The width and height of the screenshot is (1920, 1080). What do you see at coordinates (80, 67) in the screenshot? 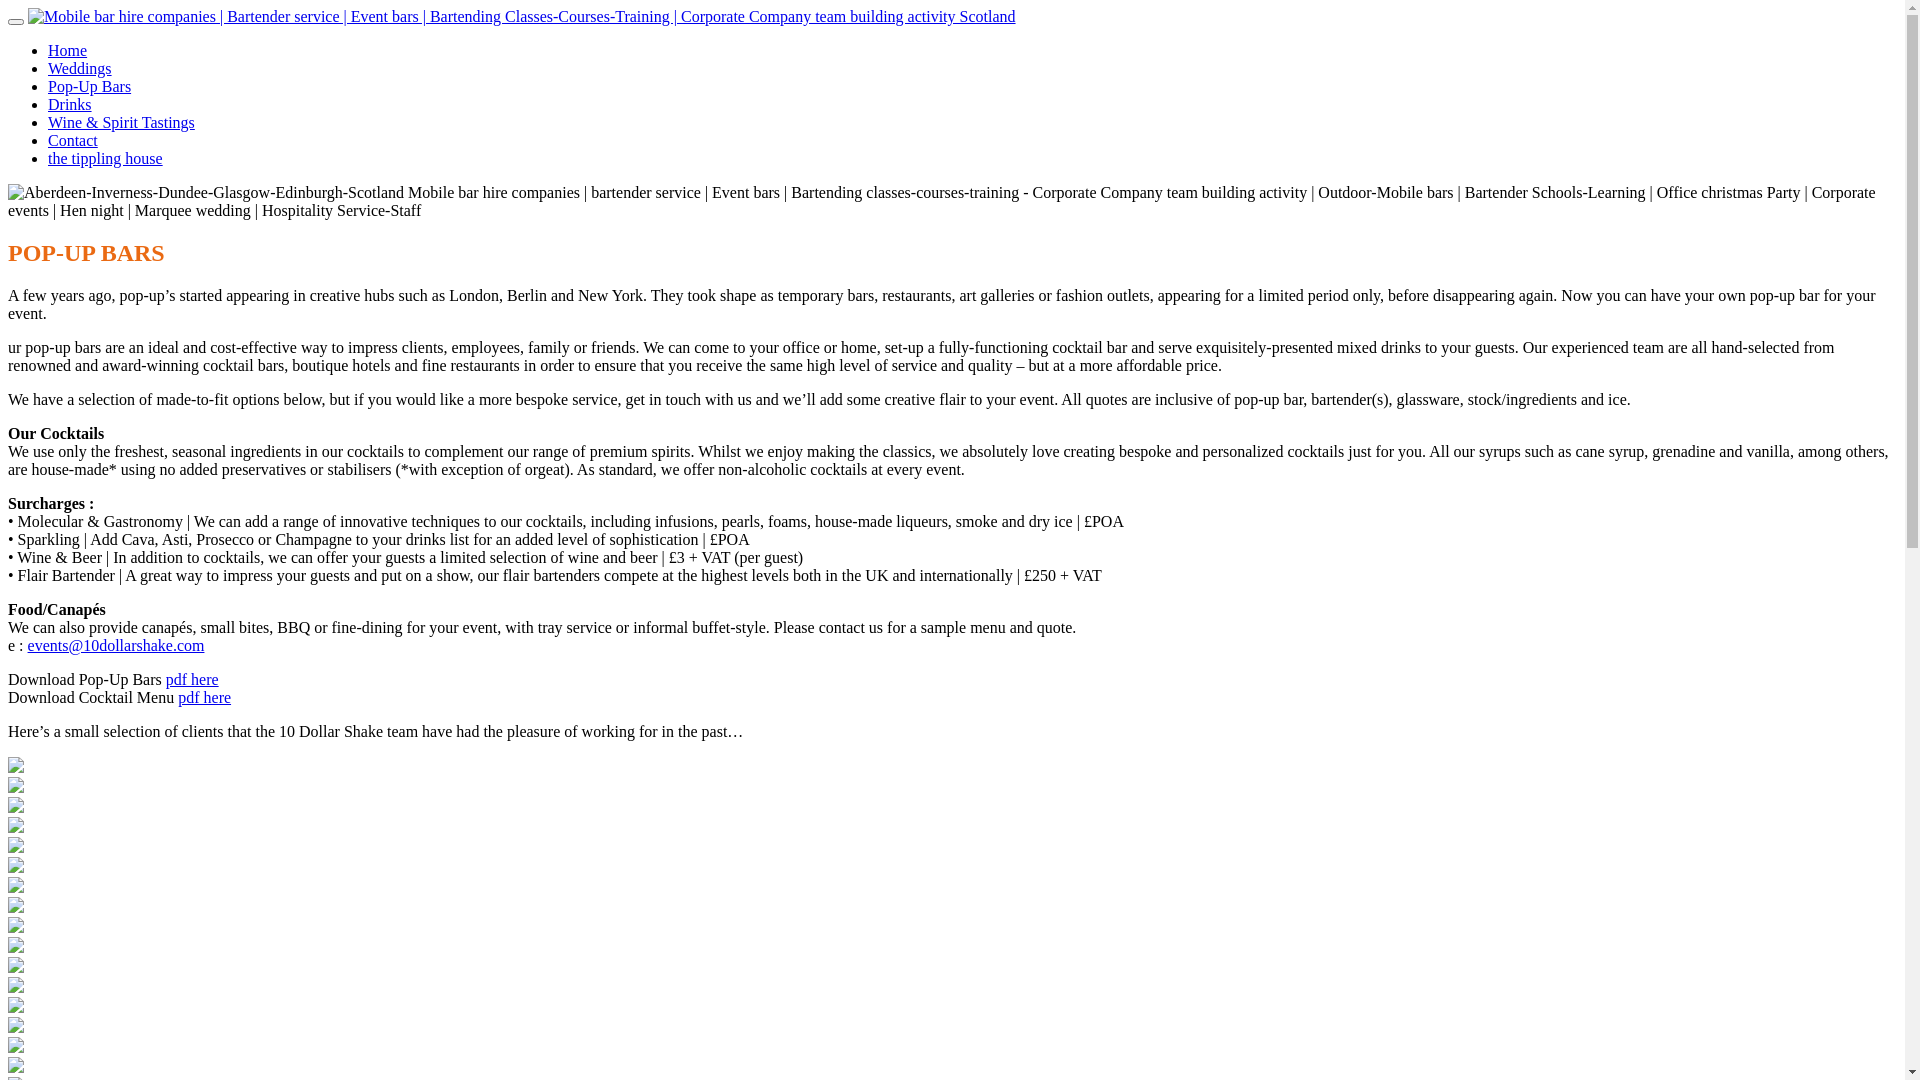
I see `'Weddings'` at bounding box center [80, 67].